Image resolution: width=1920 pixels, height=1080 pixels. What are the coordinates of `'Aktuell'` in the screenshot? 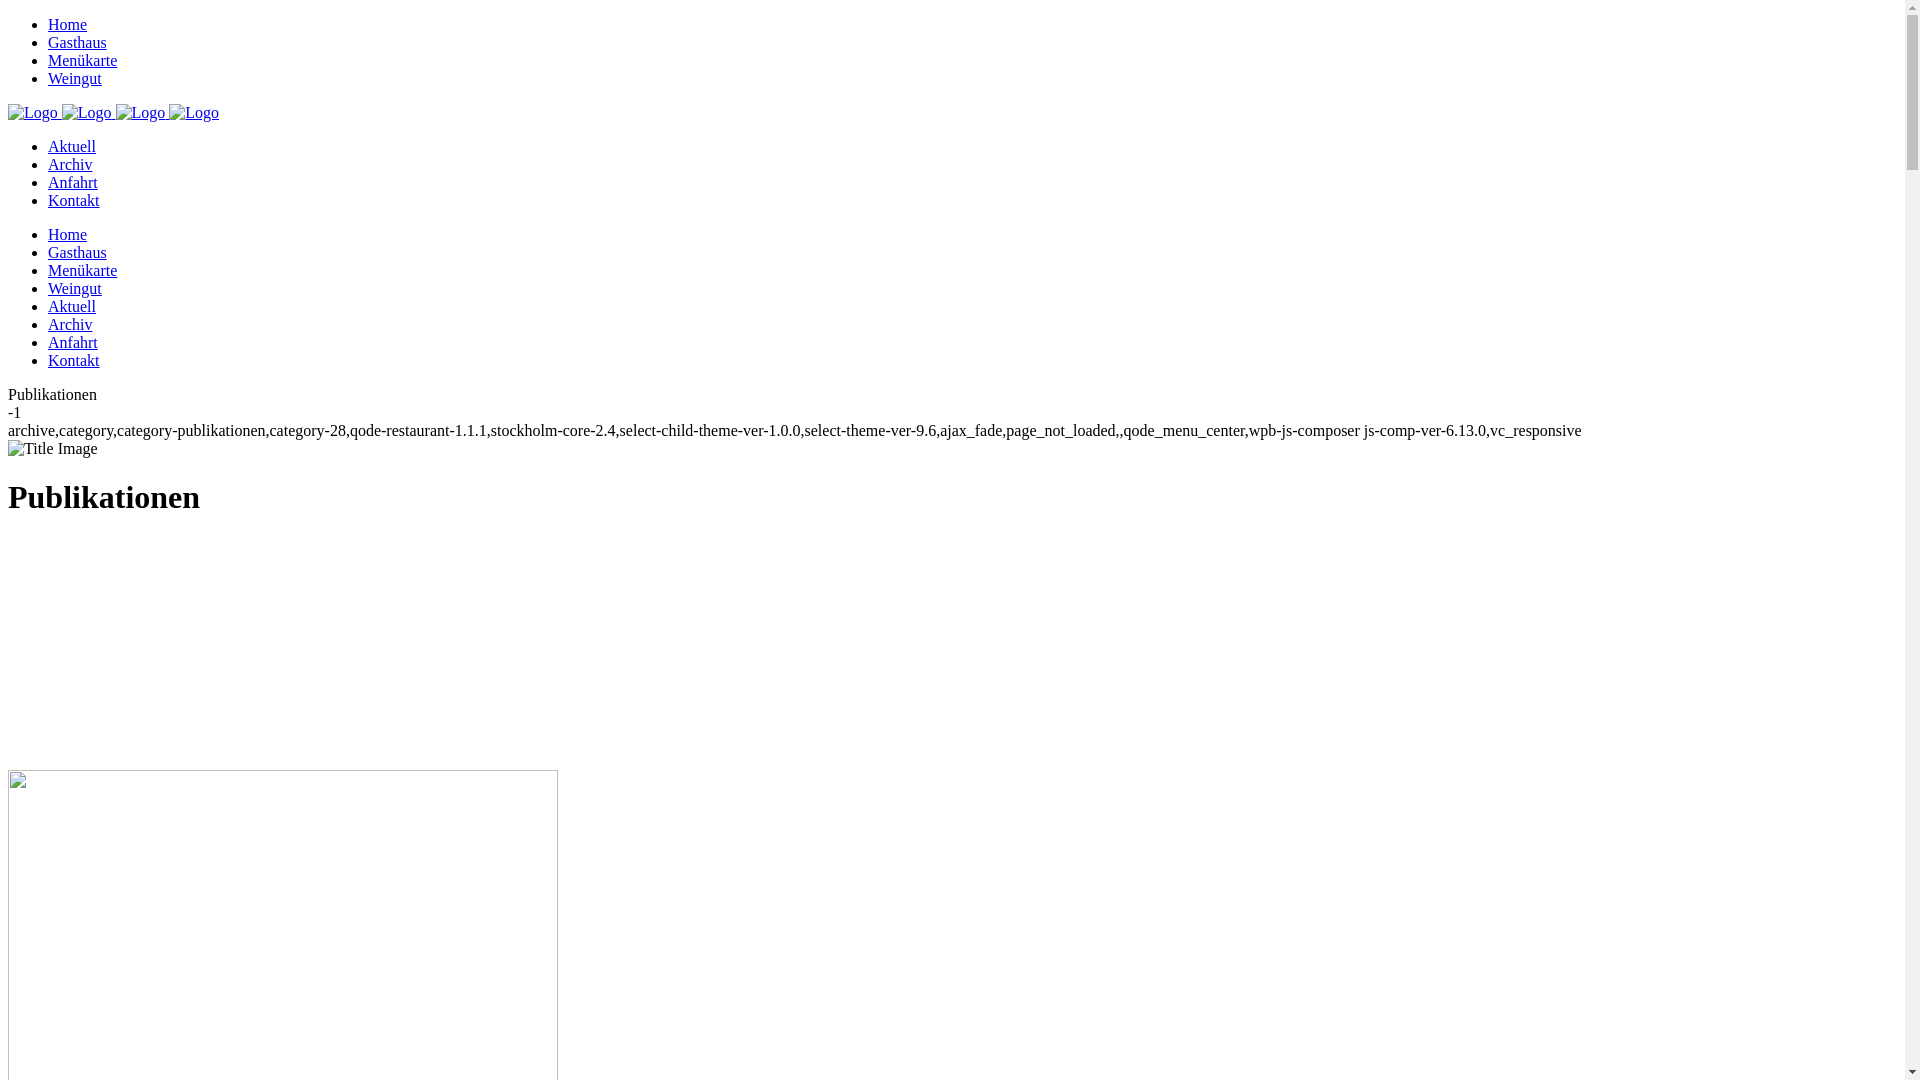 It's located at (48, 306).